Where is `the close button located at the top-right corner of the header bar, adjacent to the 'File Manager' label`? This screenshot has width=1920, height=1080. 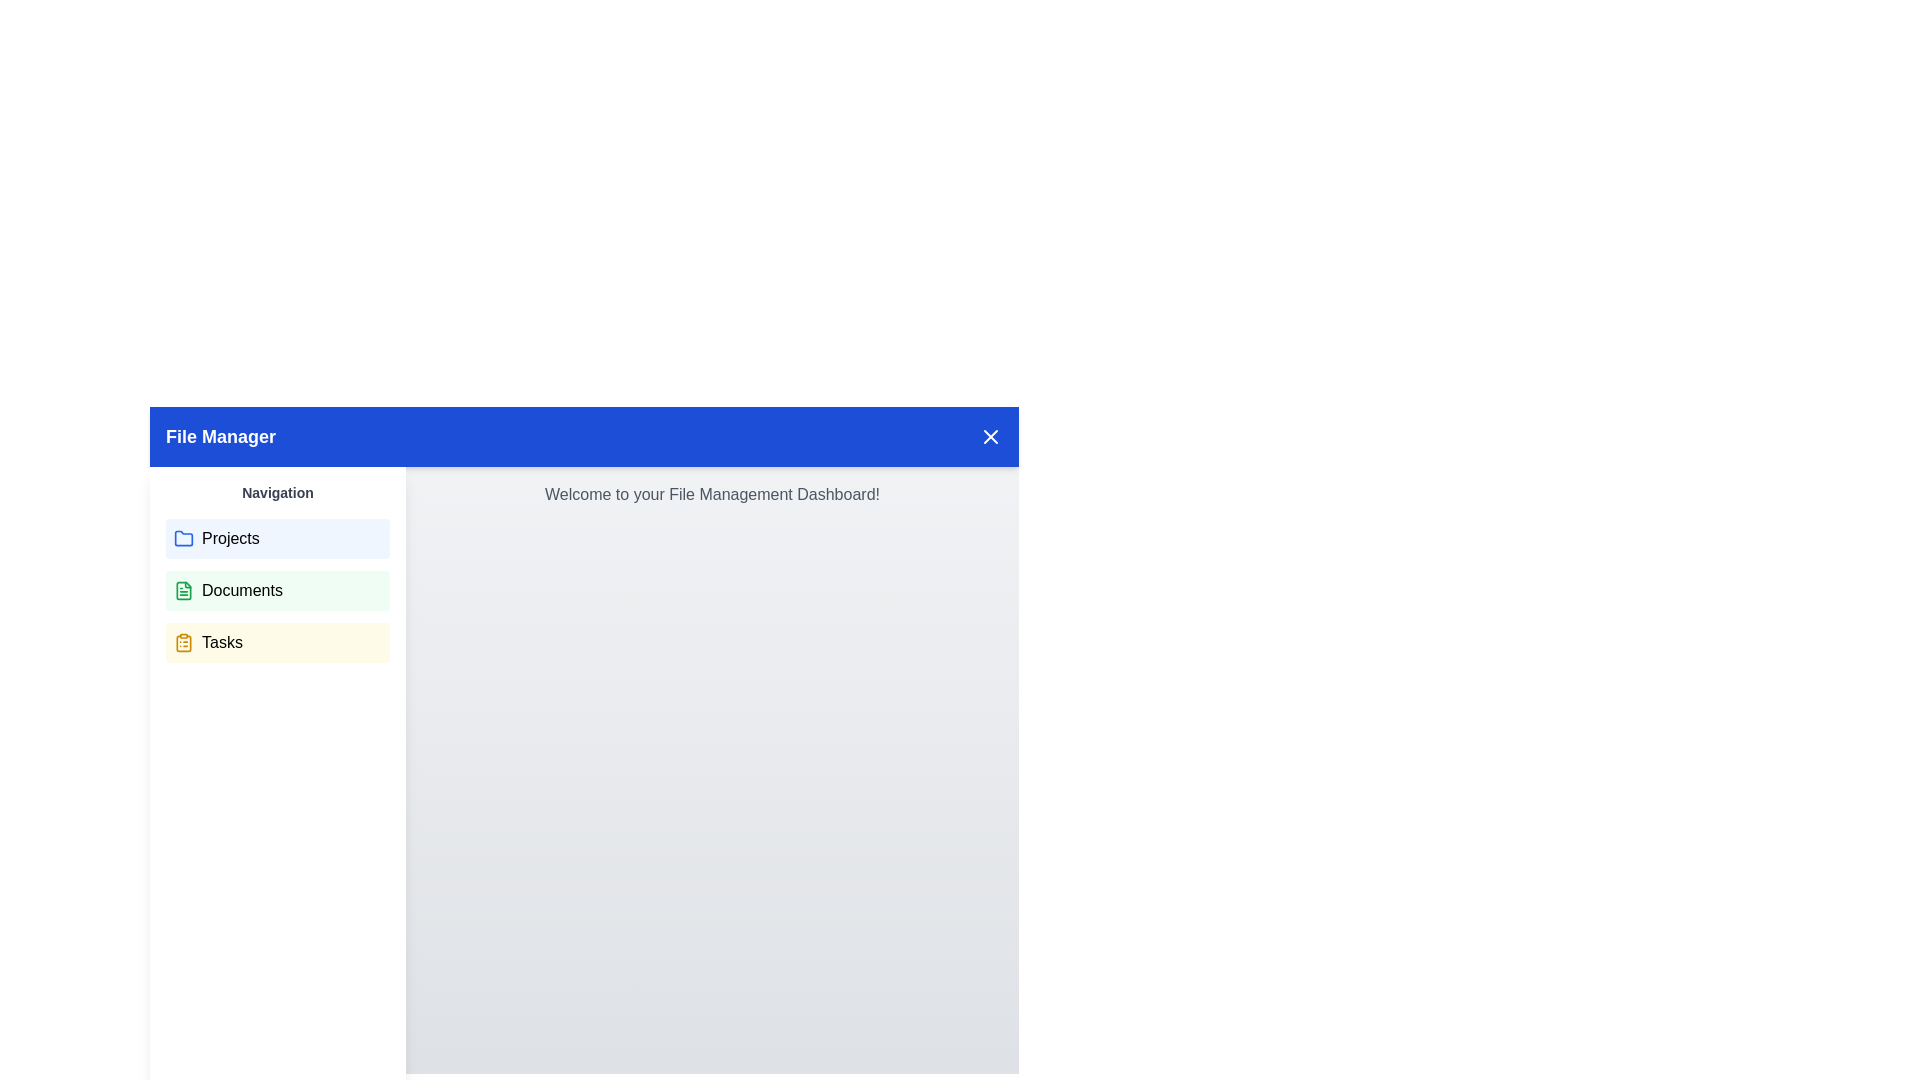 the close button located at the top-right corner of the header bar, adjacent to the 'File Manager' label is located at coordinates (990, 435).